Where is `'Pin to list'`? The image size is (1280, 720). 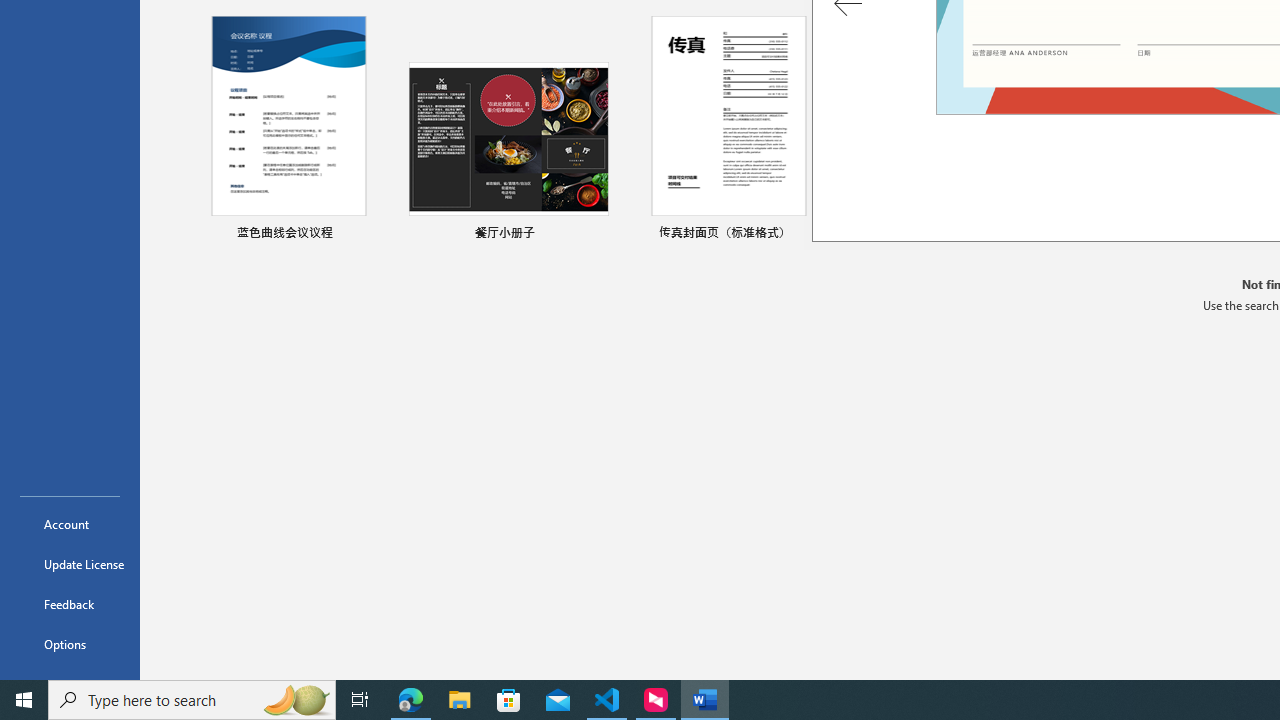
'Pin to list' is located at coordinates (1254, 234).